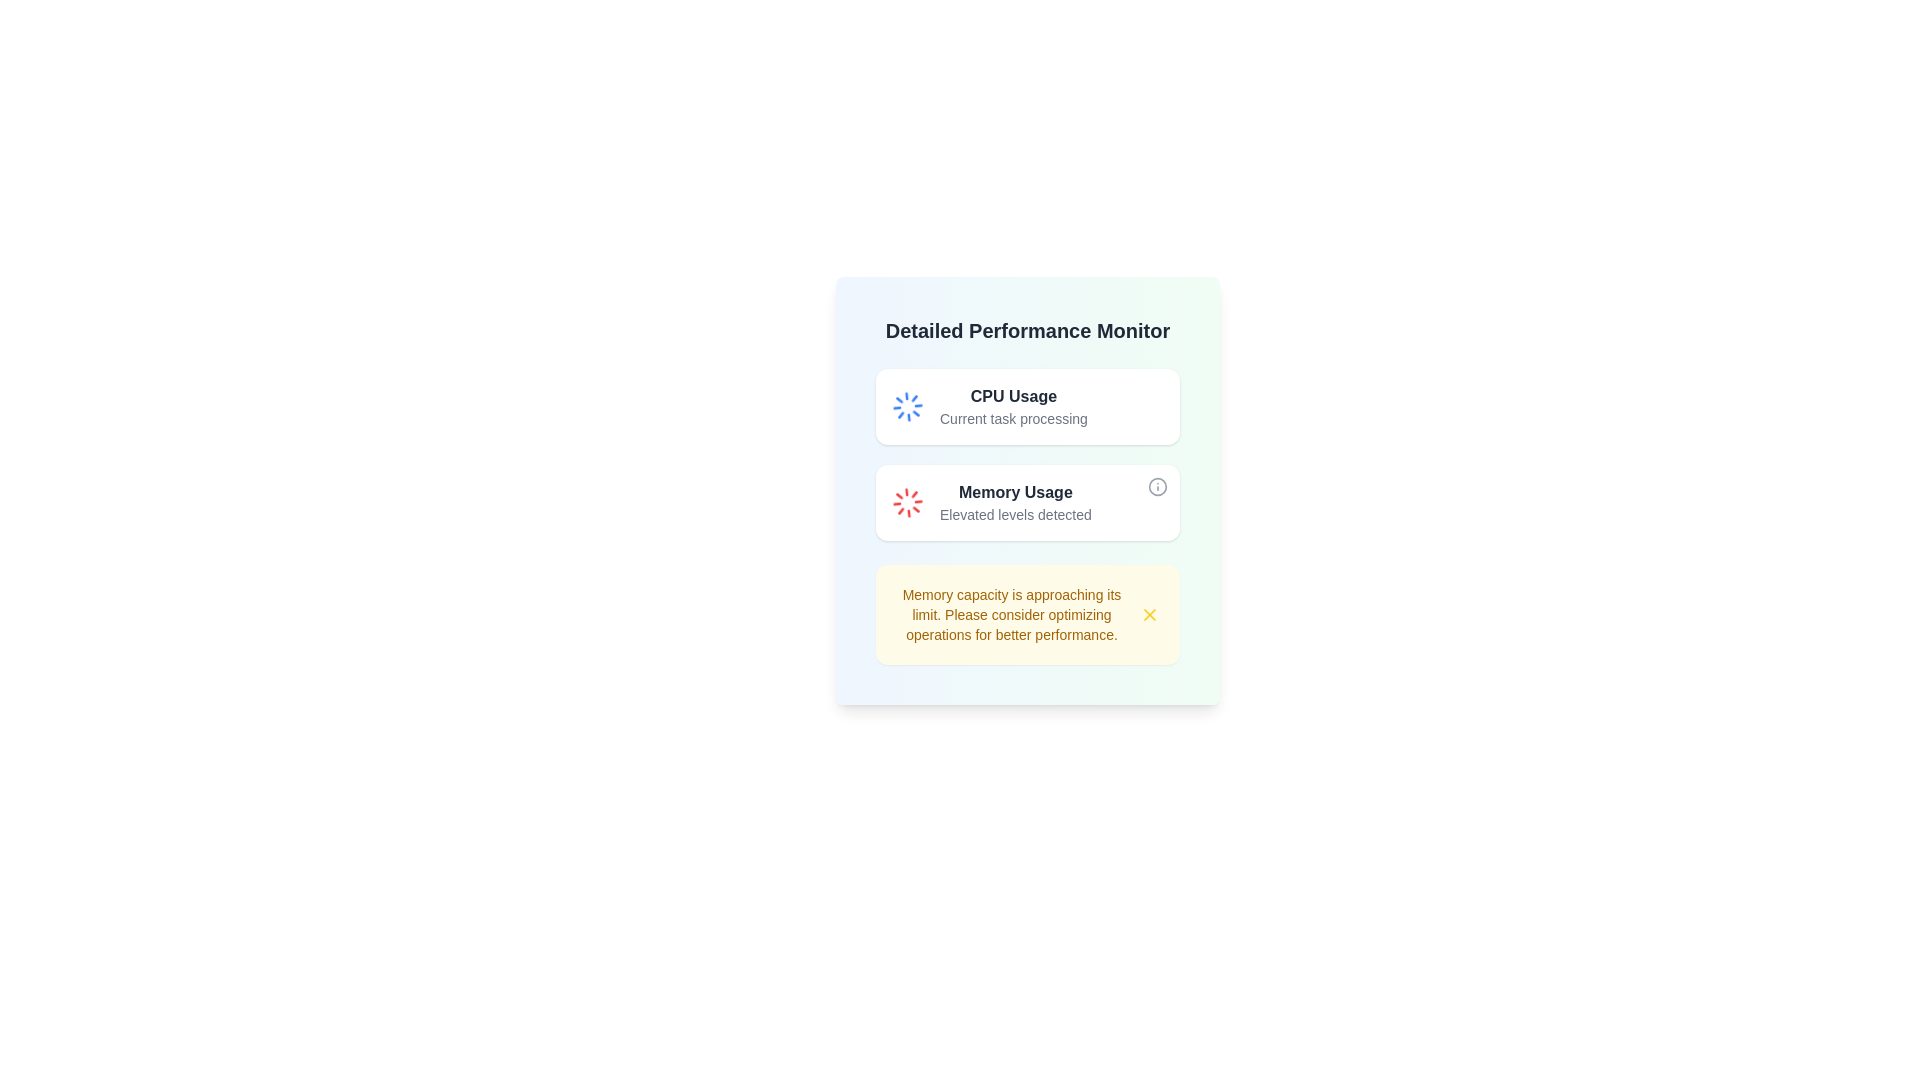 Image resolution: width=1920 pixels, height=1080 pixels. What do you see at coordinates (1157, 486) in the screenshot?
I see `the SVG circle that visually represents memory usage, located in the 'Memory Usage' section of the interface` at bounding box center [1157, 486].